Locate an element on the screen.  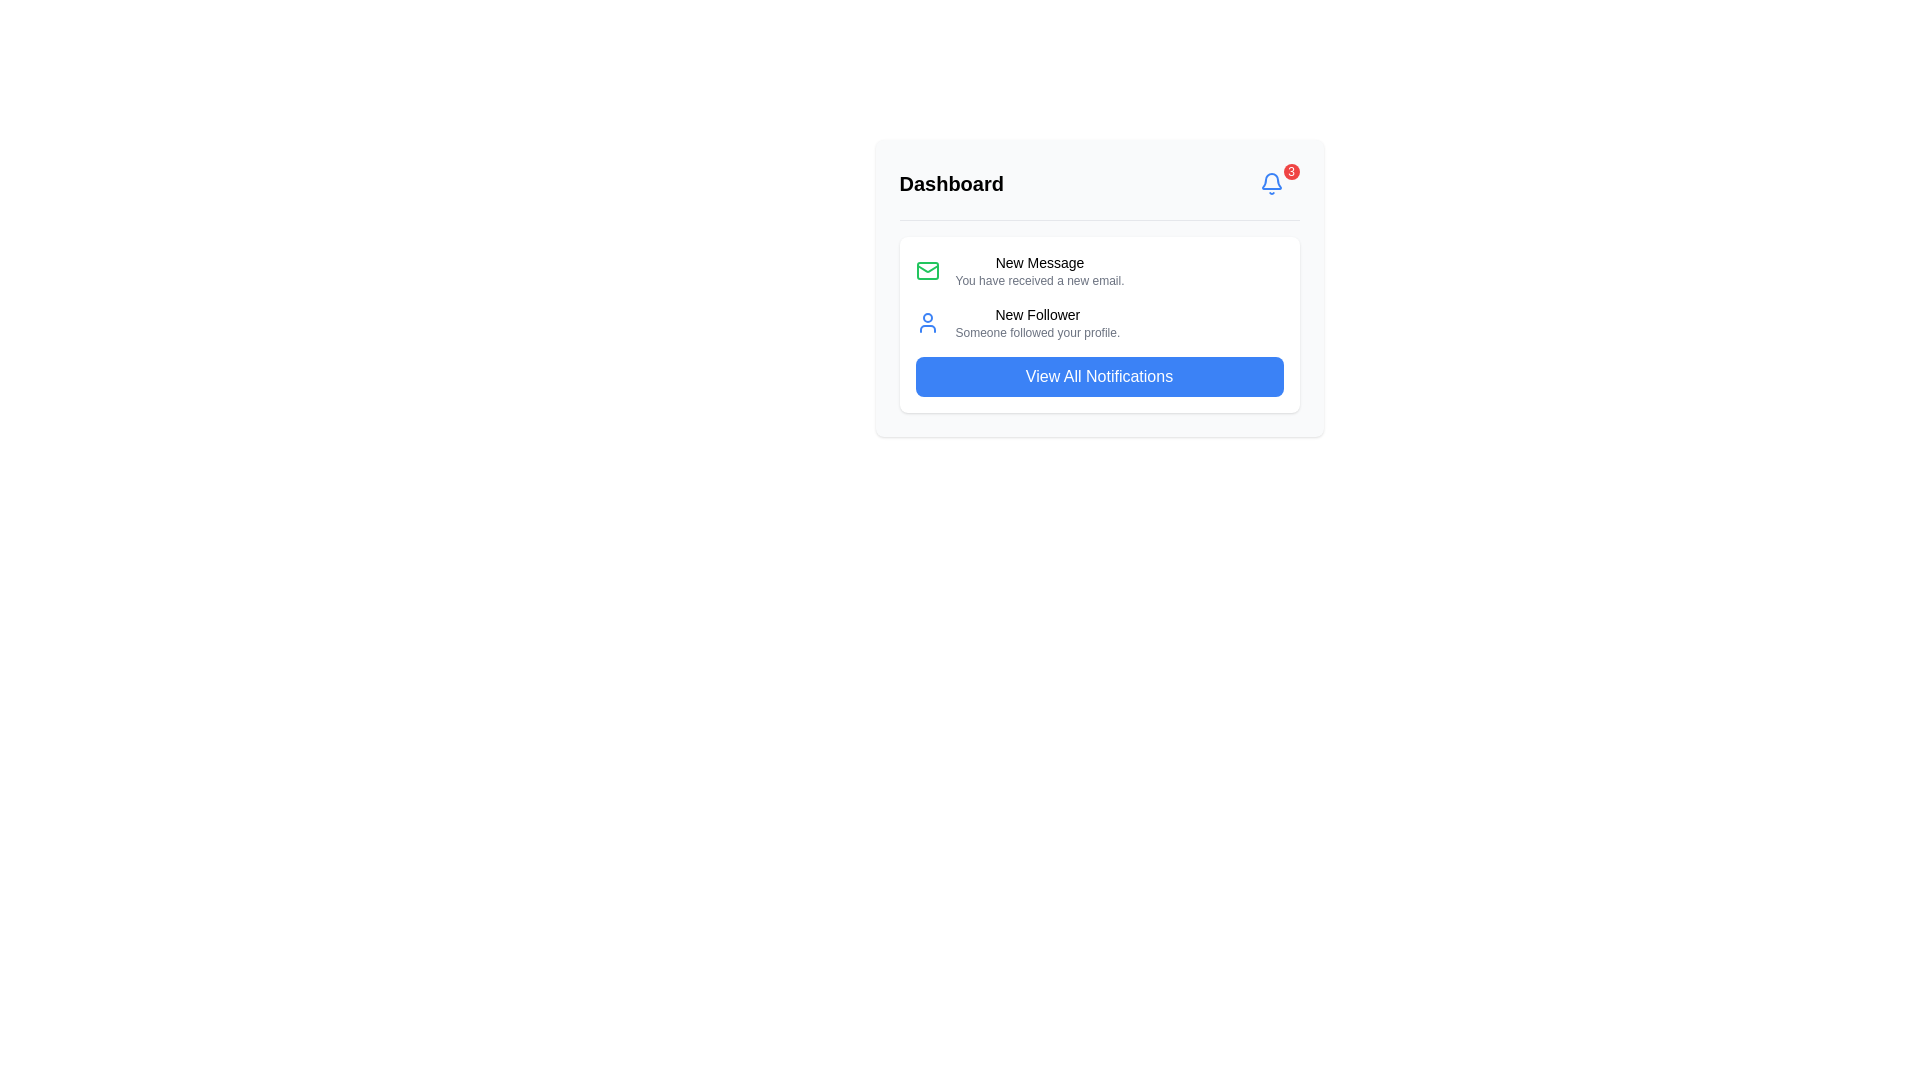
the second notification item that informs the user of a new follower on their profile, located on the dashboard page is located at coordinates (1098, 322).